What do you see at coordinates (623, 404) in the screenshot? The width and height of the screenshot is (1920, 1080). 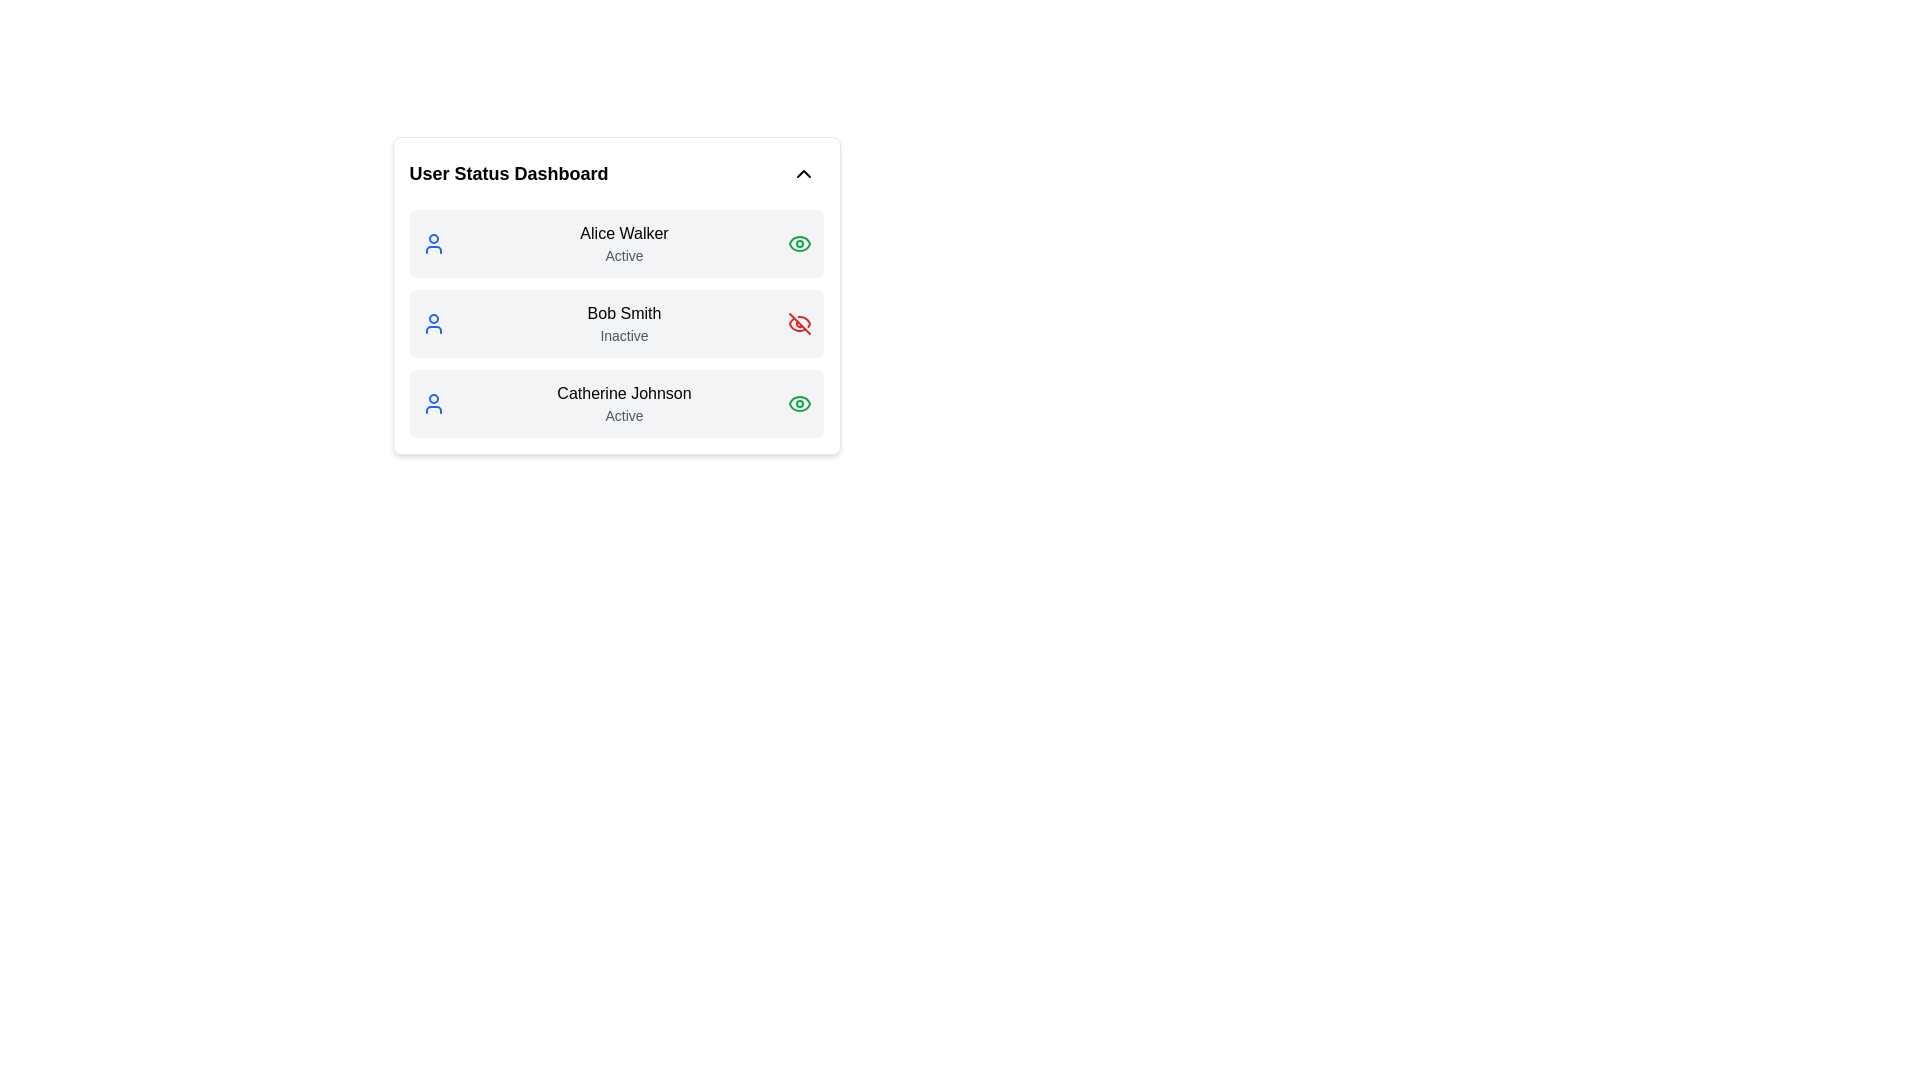 I see `the text display for 'Catherine Johnson' which shows the status 'Active' in the User Status Dashboard` at bounding box center [623, 404].